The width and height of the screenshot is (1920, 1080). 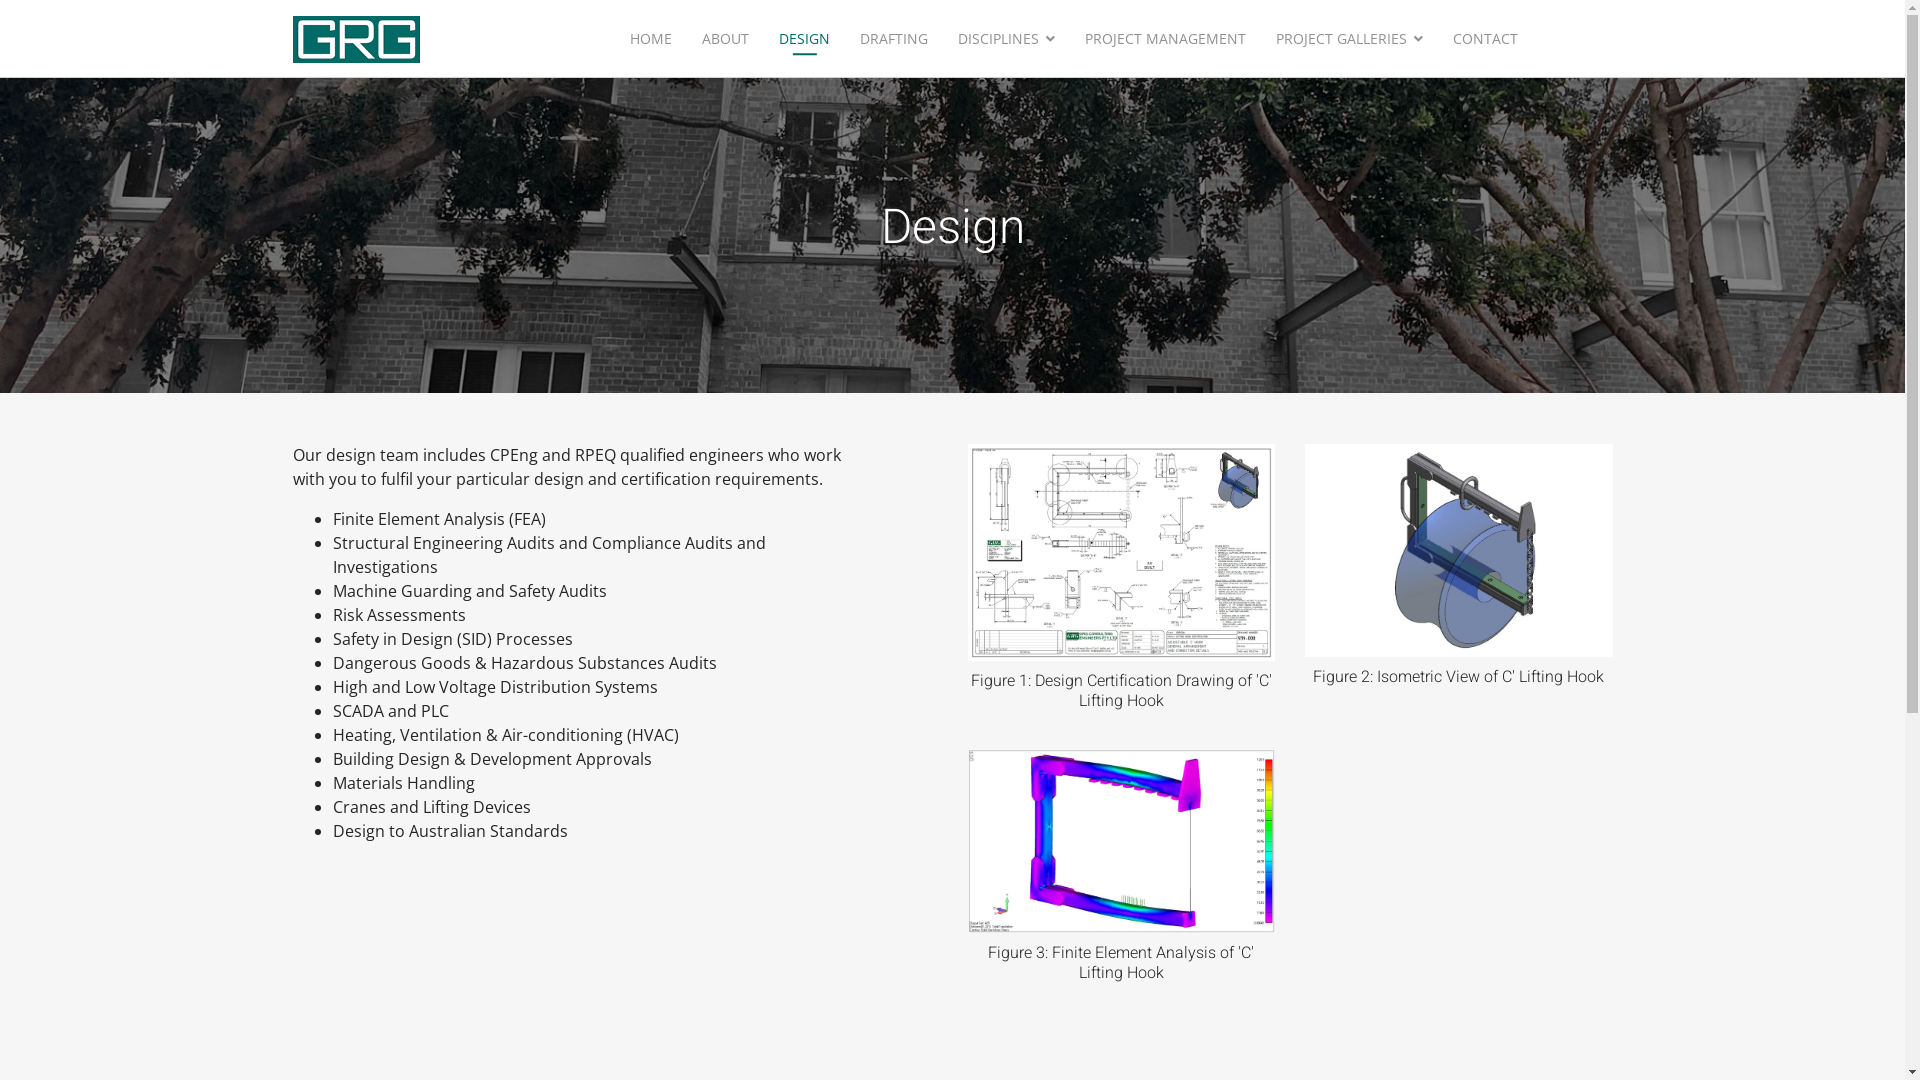 I want to click on 'PROJECT GALLERIES', so click(x=1349, y=38).